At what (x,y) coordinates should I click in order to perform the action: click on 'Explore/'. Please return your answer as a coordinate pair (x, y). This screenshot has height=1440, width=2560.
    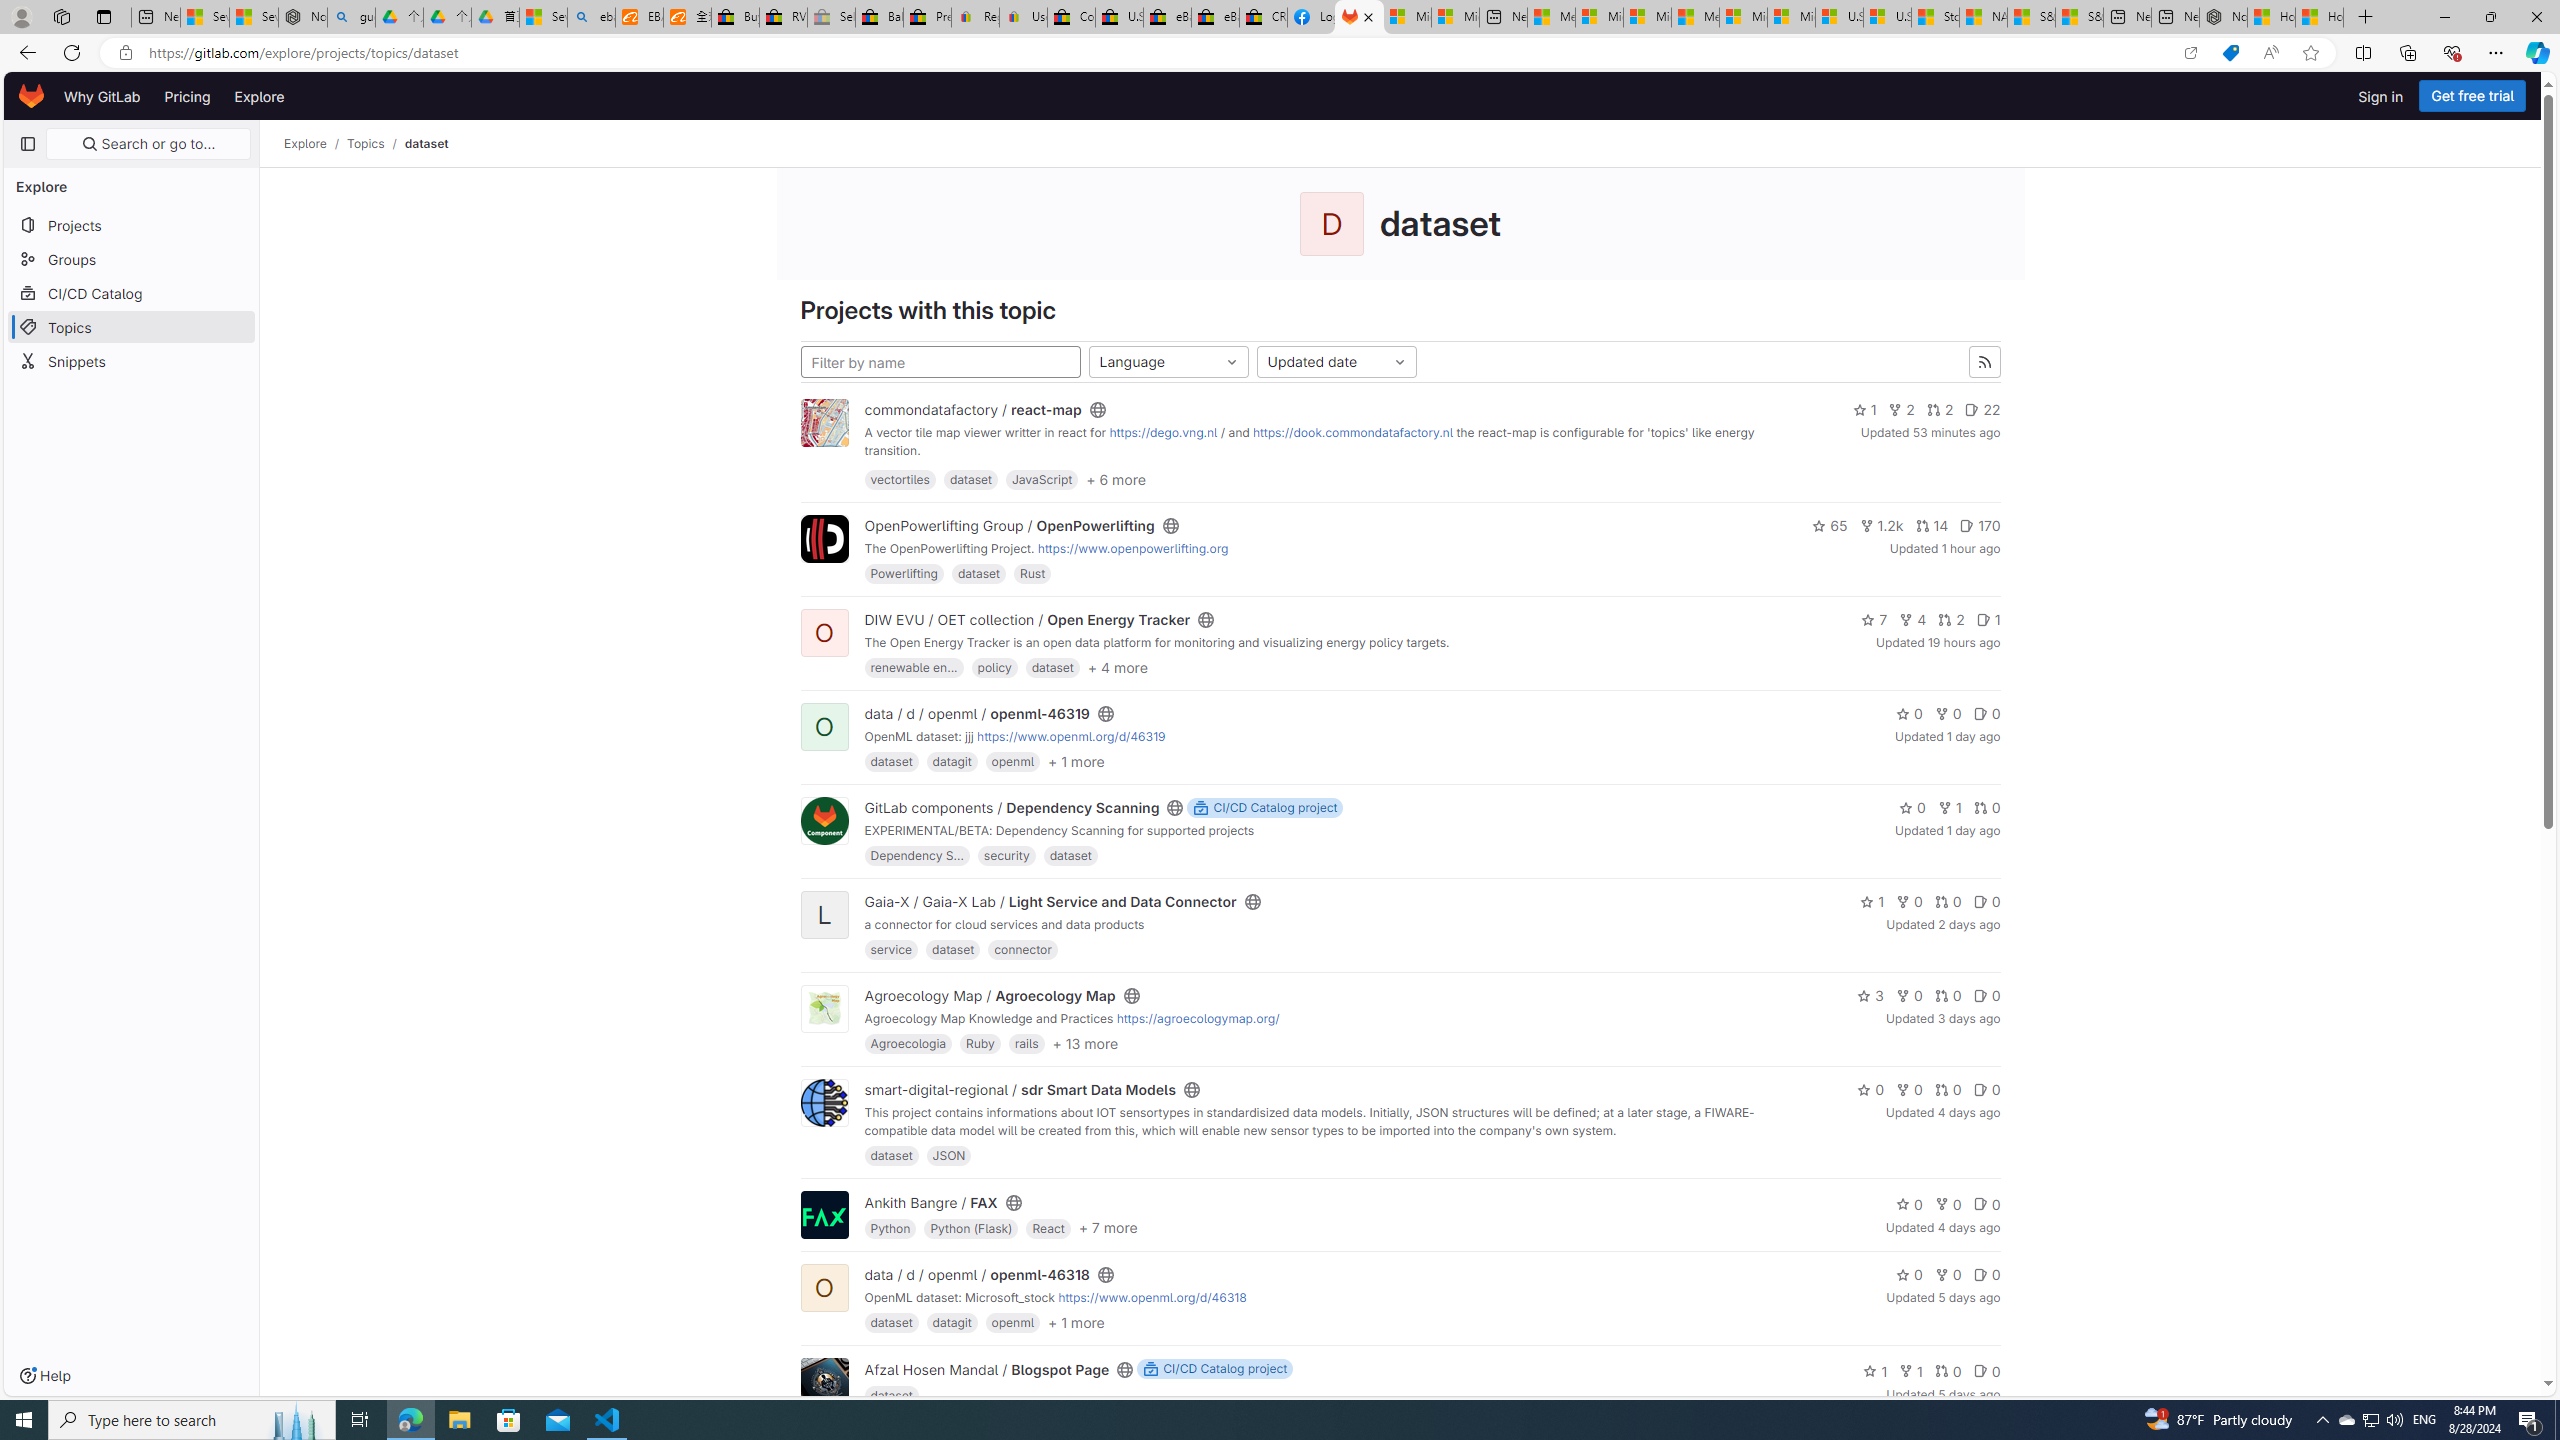
    Looking at the image, I should click on (315, 143).